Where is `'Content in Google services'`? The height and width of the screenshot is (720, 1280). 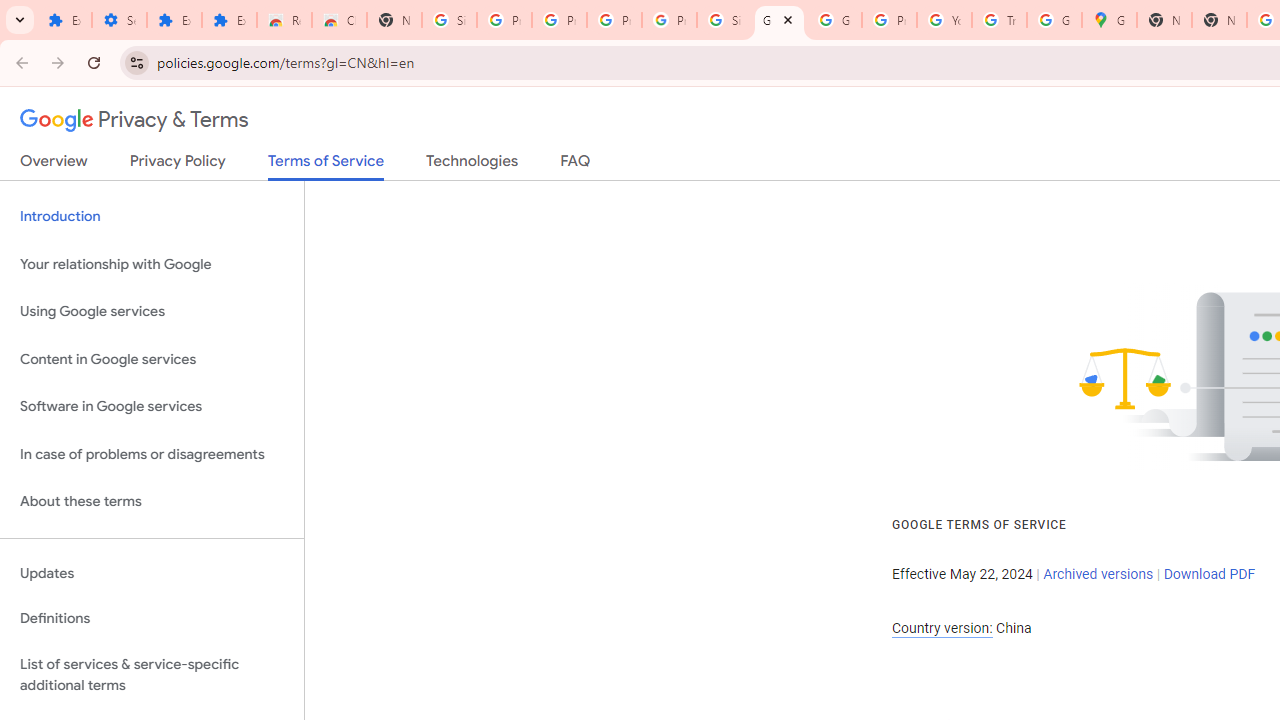 'Content in Google services' is located at coordinates (151, 358).